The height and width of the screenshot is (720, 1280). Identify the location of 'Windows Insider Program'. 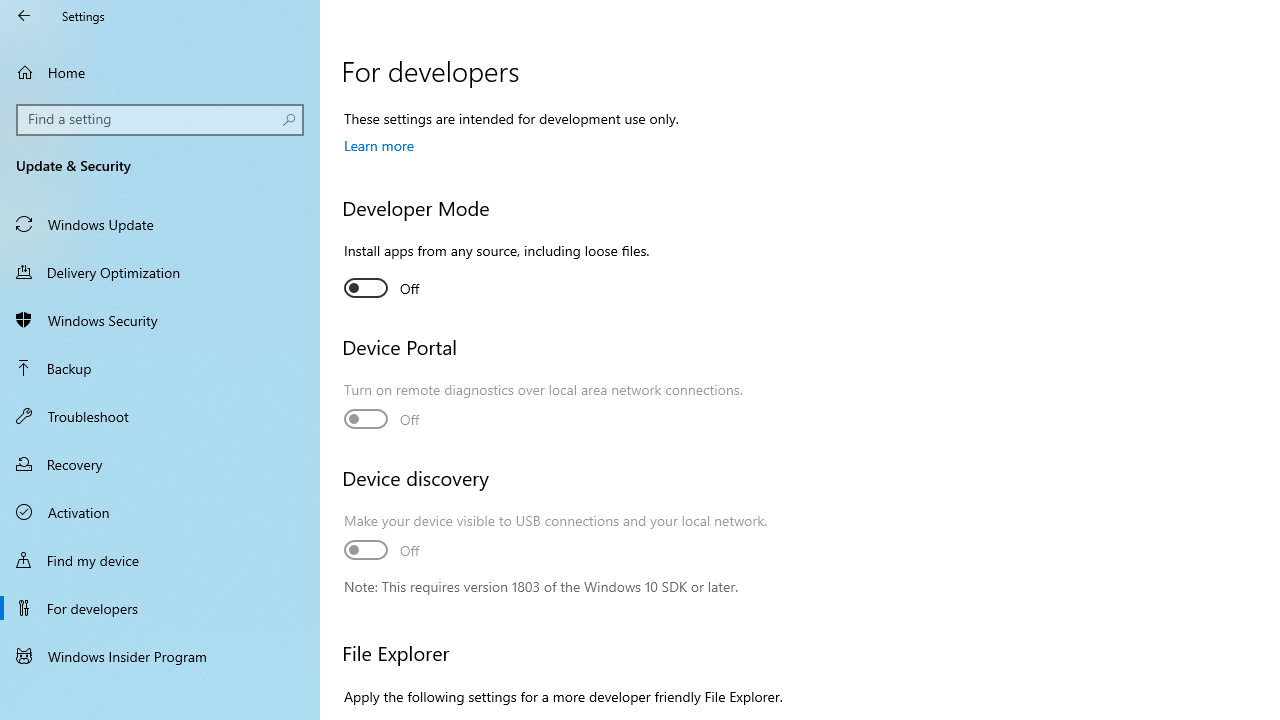
(160, 655).